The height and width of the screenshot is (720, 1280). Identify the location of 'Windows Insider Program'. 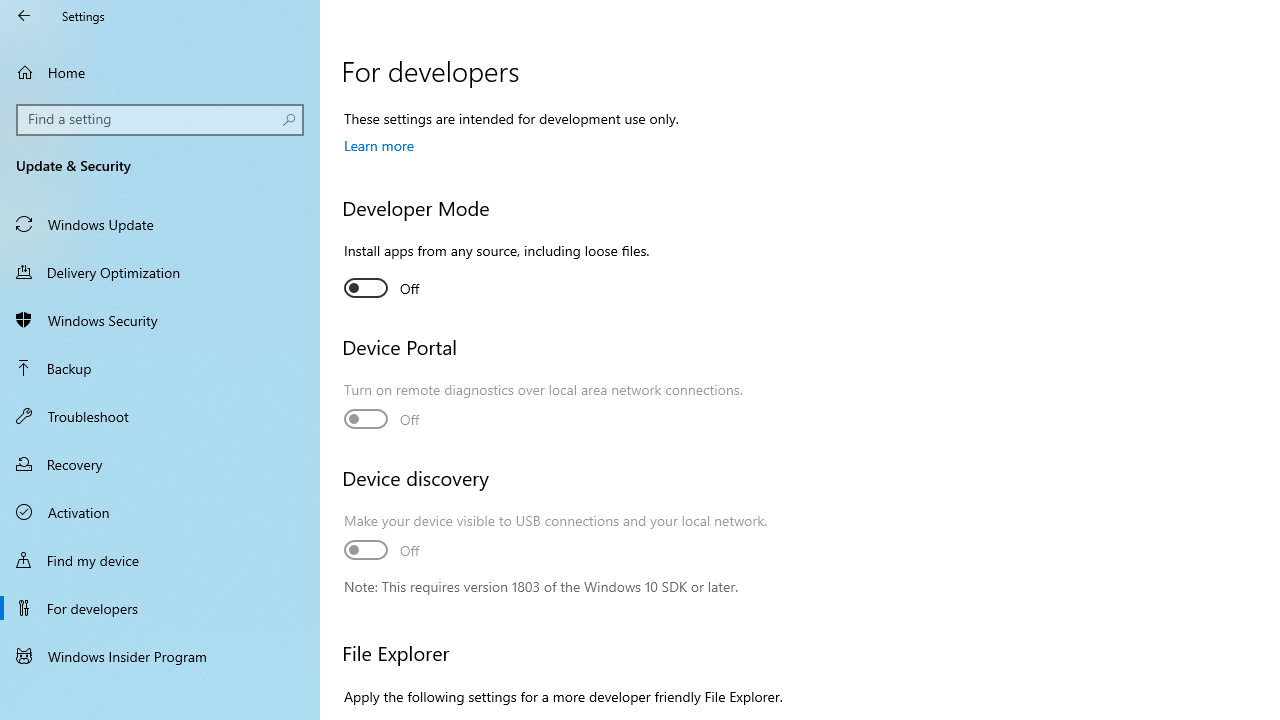
(160, 655).